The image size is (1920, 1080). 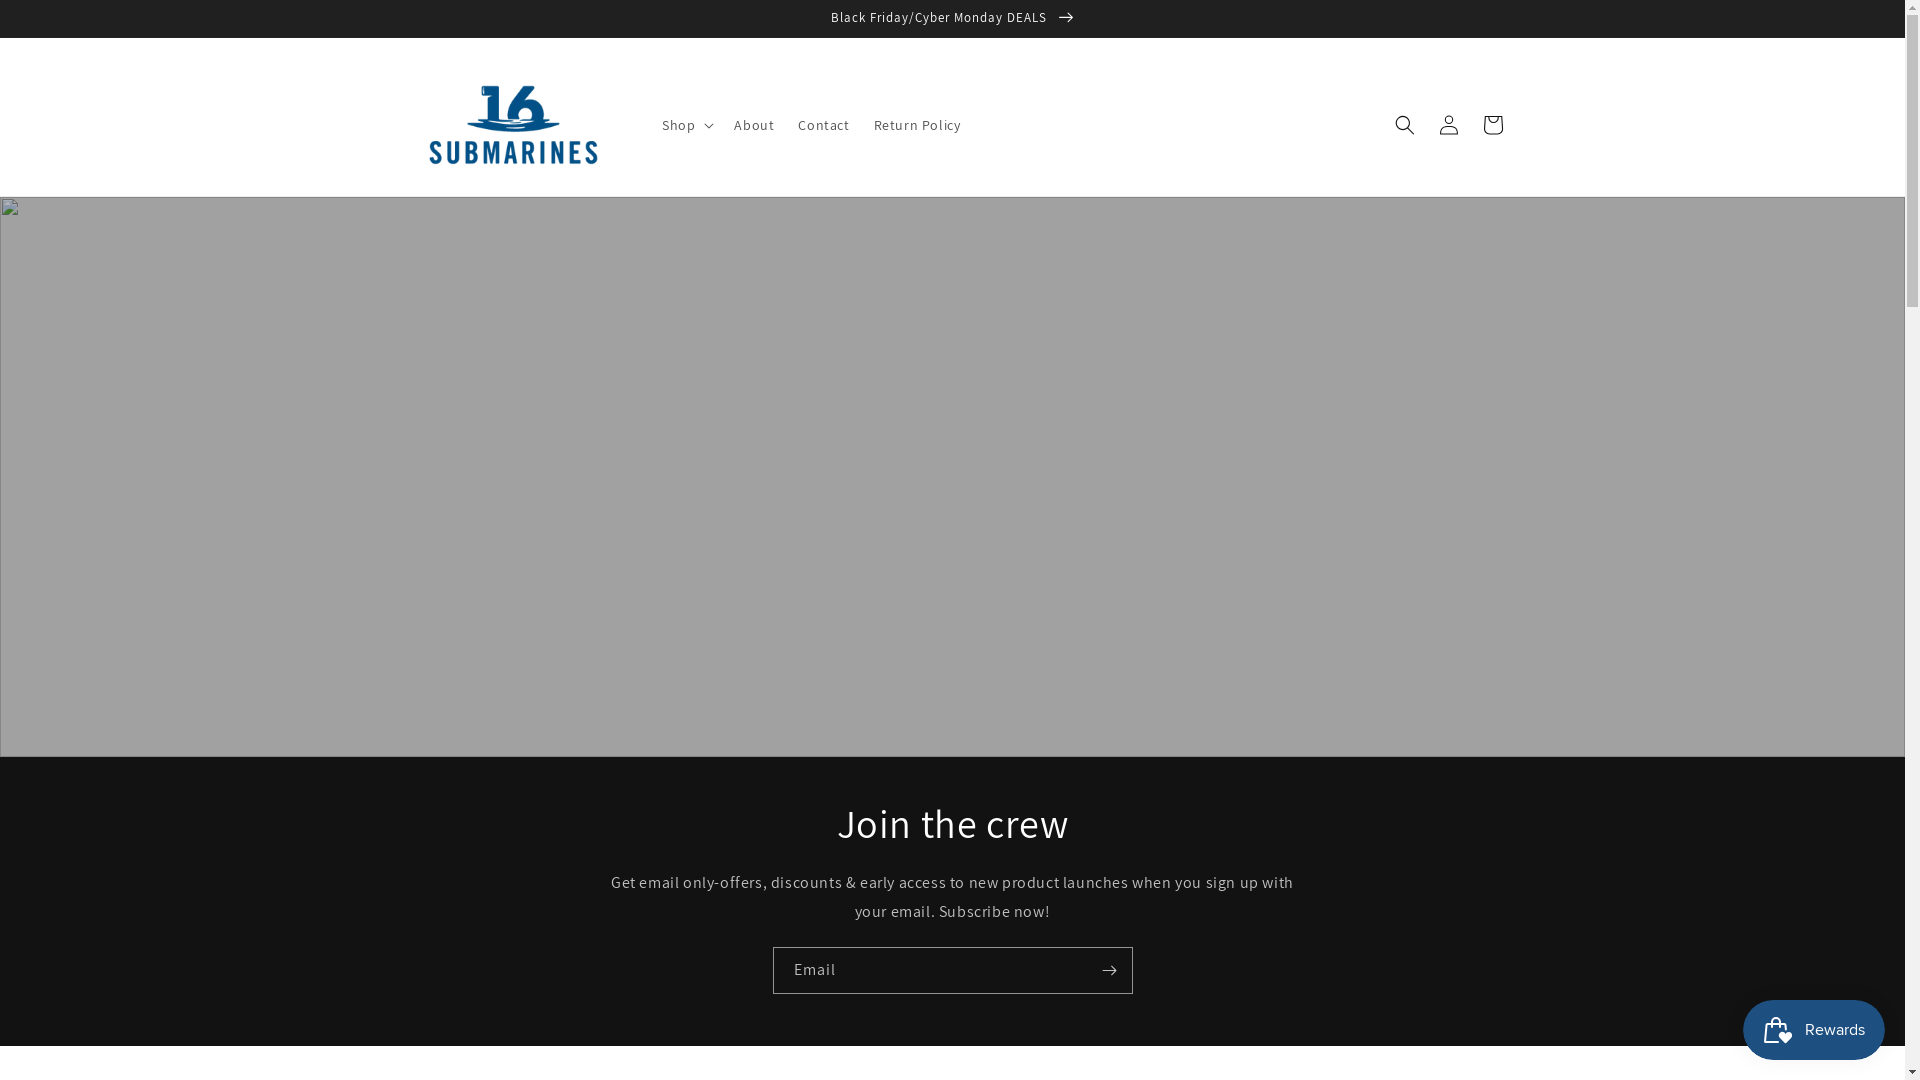 I want to click on 'Smile.io Rewards Program Launcher', so click(x=1814, y=1029).